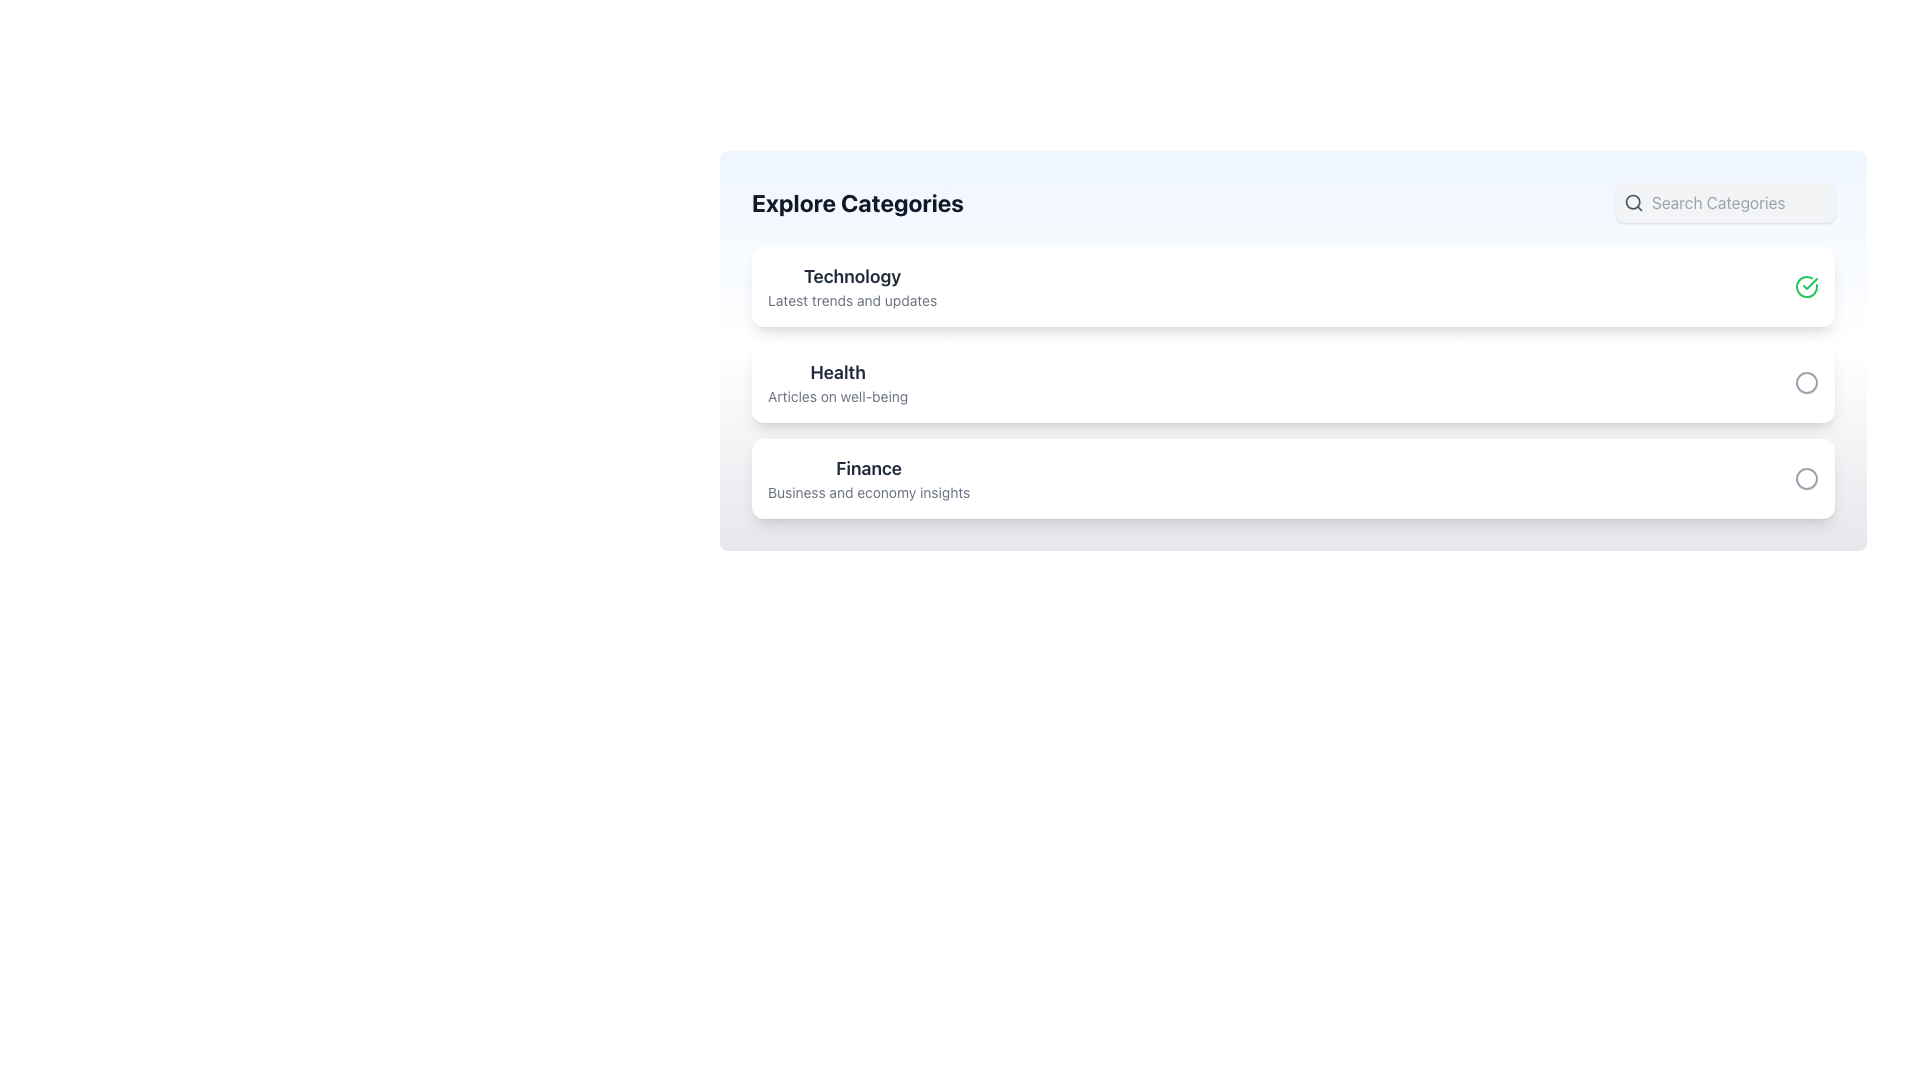 Image resolution: width=1920 pixels, height=1080 pixels. I want to click on the icon located at the top-right corner of the 'Technology' category card to confirm selection of the associated category, so click(1806, 286).